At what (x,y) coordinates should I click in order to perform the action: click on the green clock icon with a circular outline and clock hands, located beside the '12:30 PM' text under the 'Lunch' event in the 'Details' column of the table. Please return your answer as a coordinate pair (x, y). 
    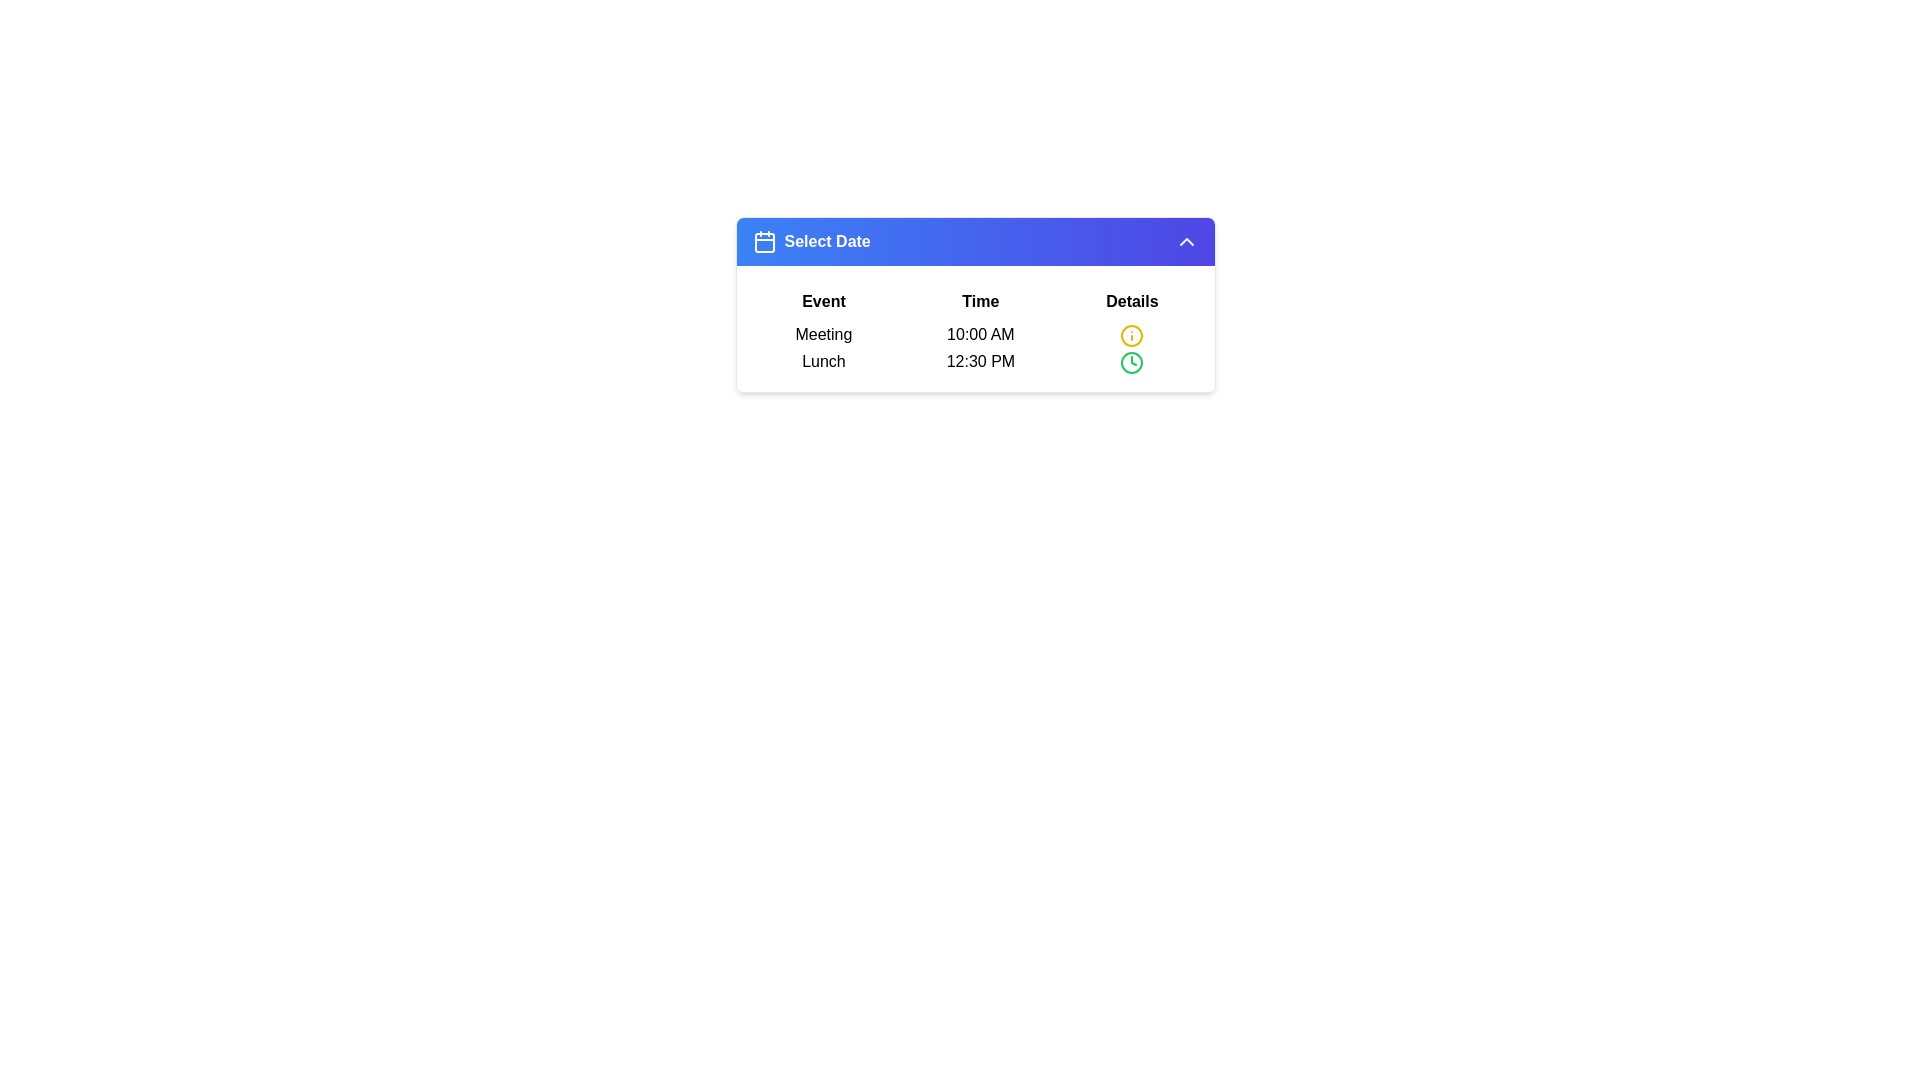
    Looking at the image, I should click on (1132, 362).